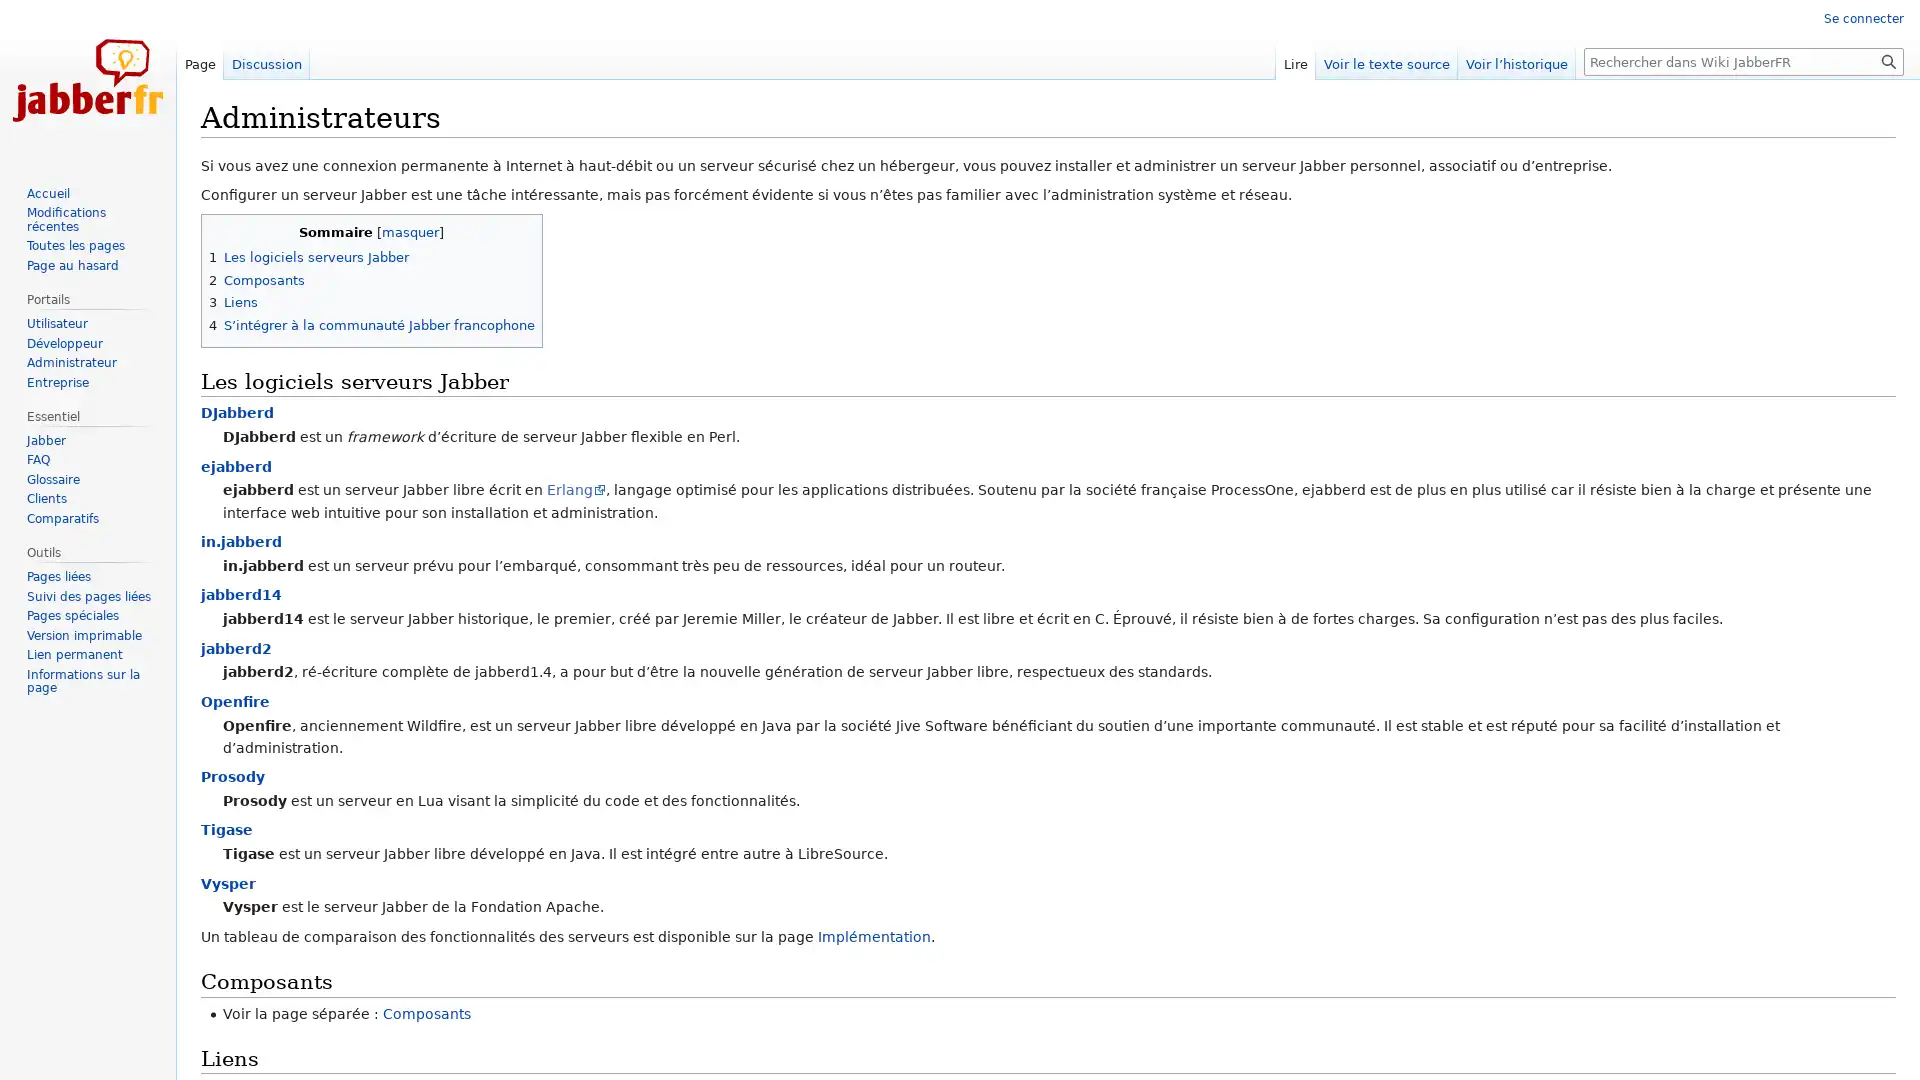 The width and height of the screenshot is (1920, 1080). Describe the element at coordinates (1888, 60) in the screenshot. I see `Lire` at that location.